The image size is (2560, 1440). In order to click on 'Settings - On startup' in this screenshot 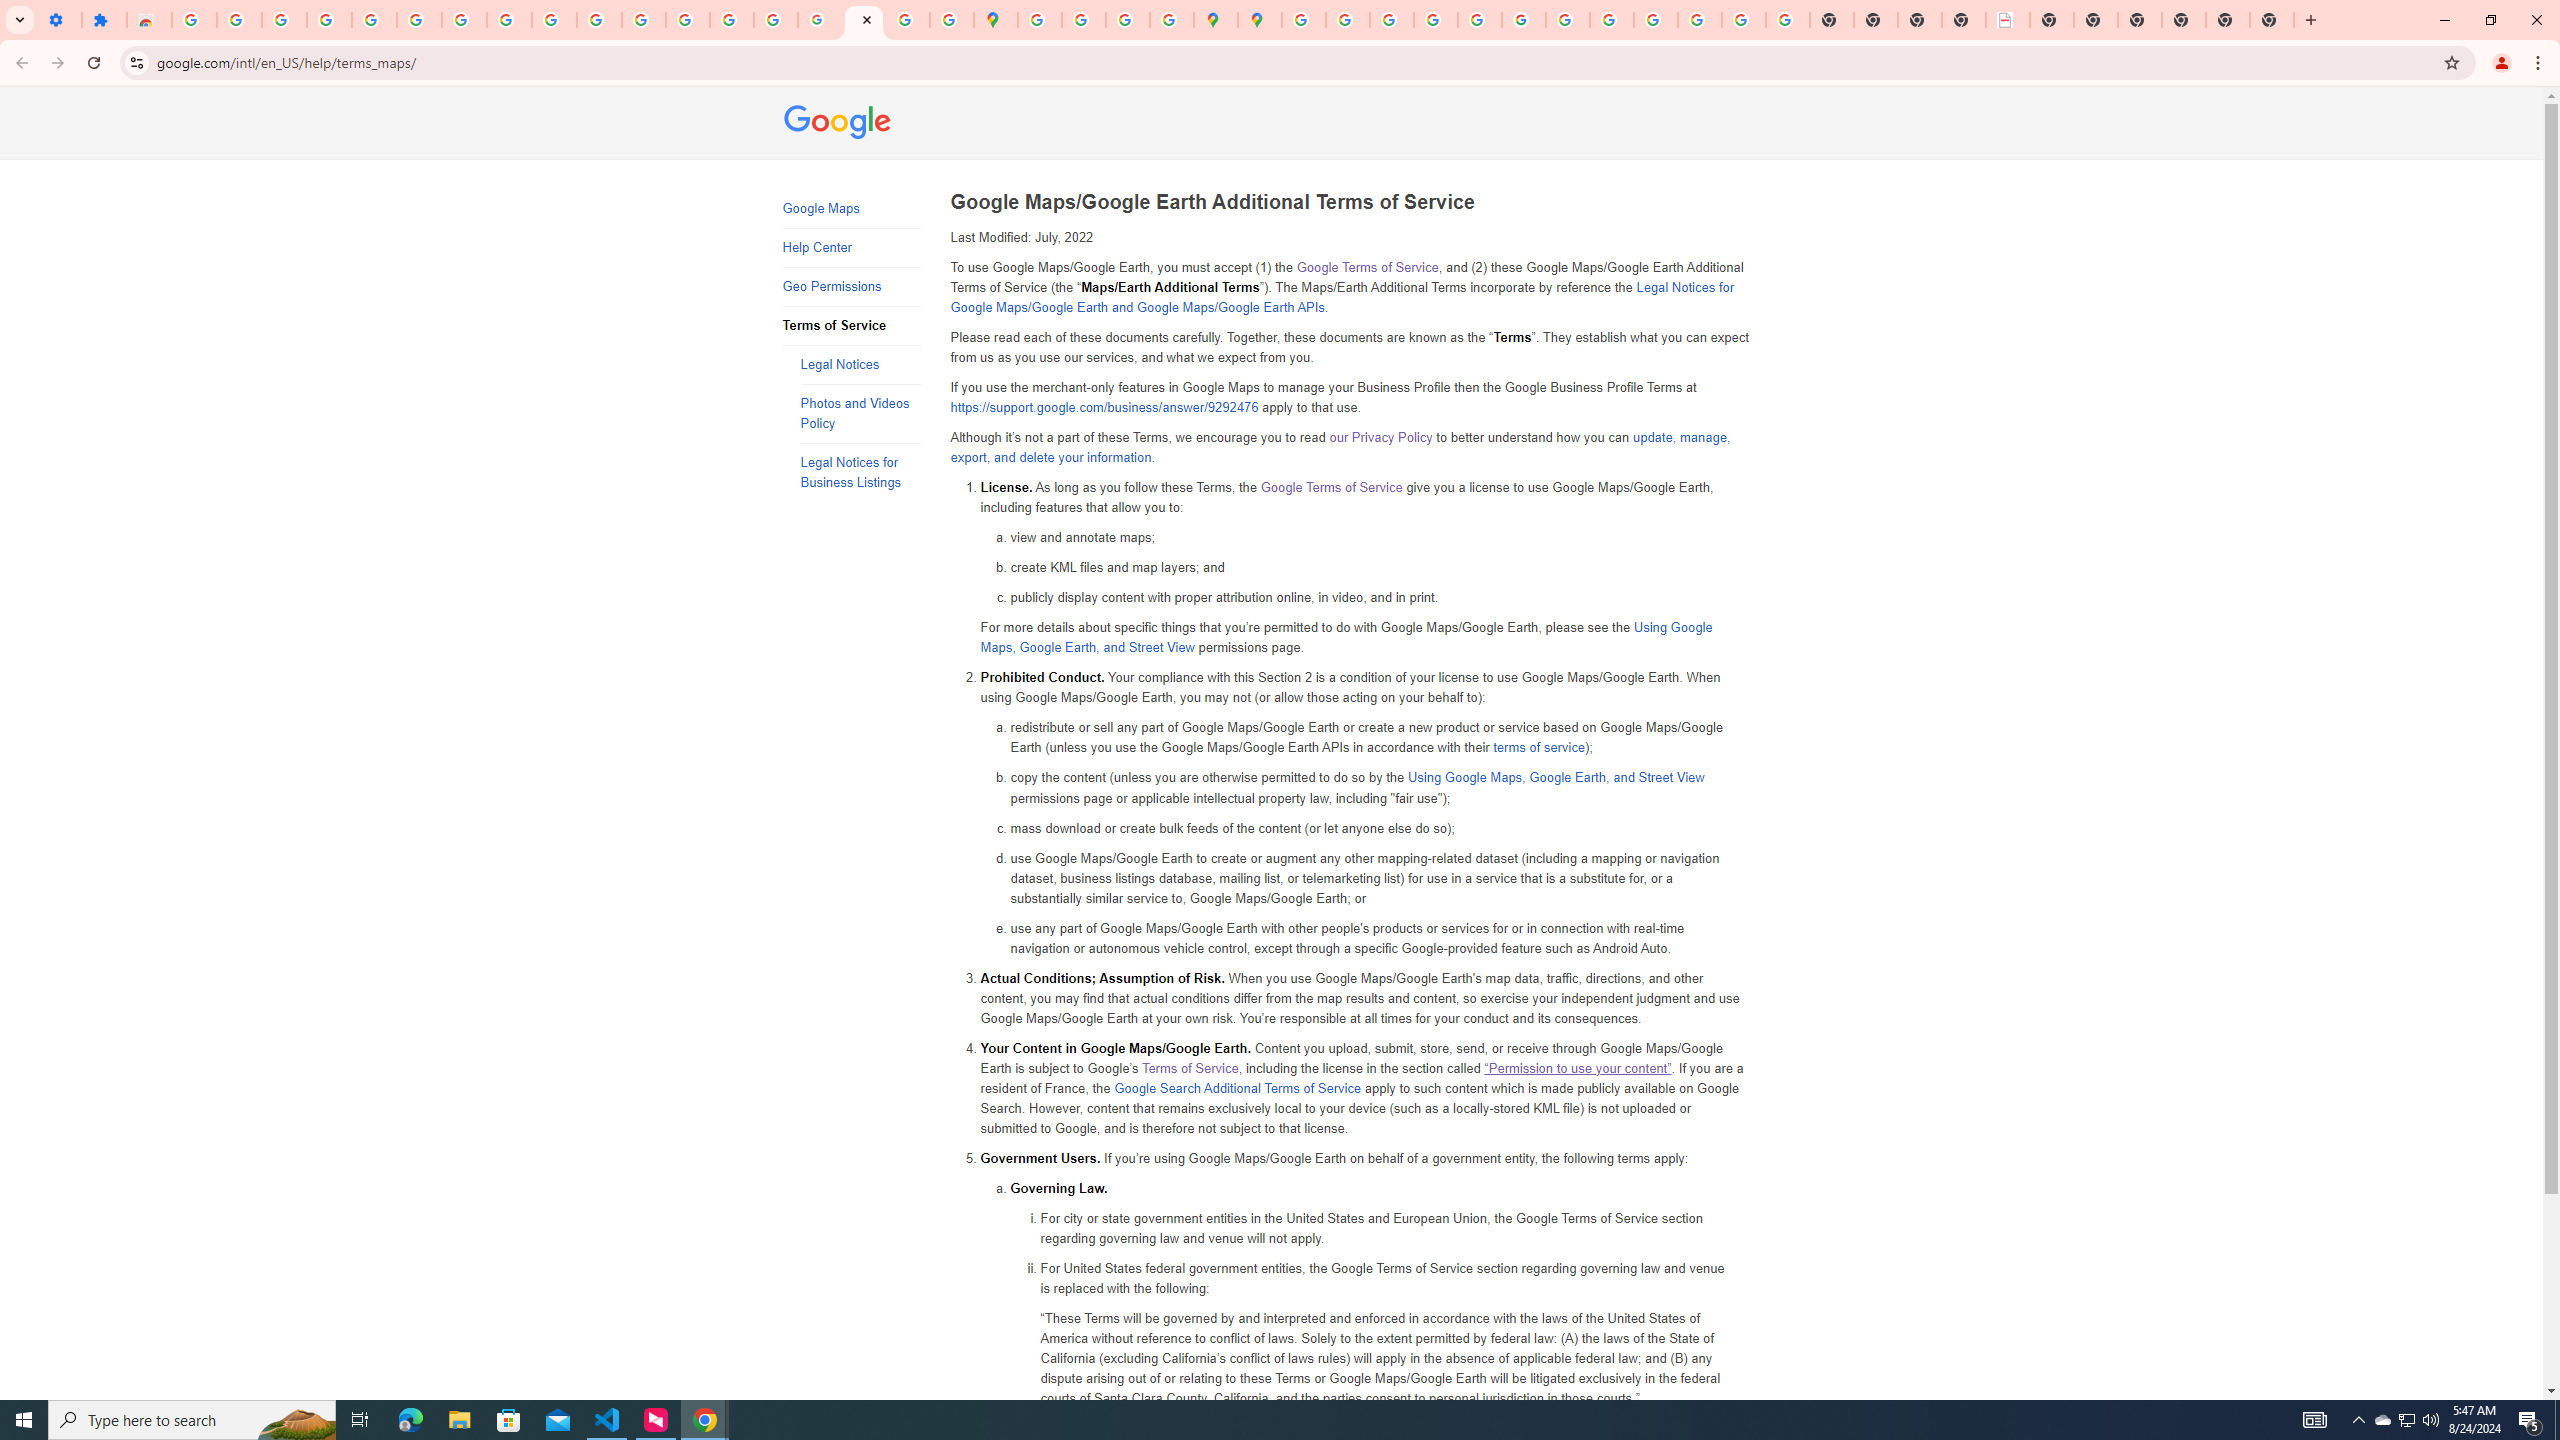, I will do `click(60, 19)`.